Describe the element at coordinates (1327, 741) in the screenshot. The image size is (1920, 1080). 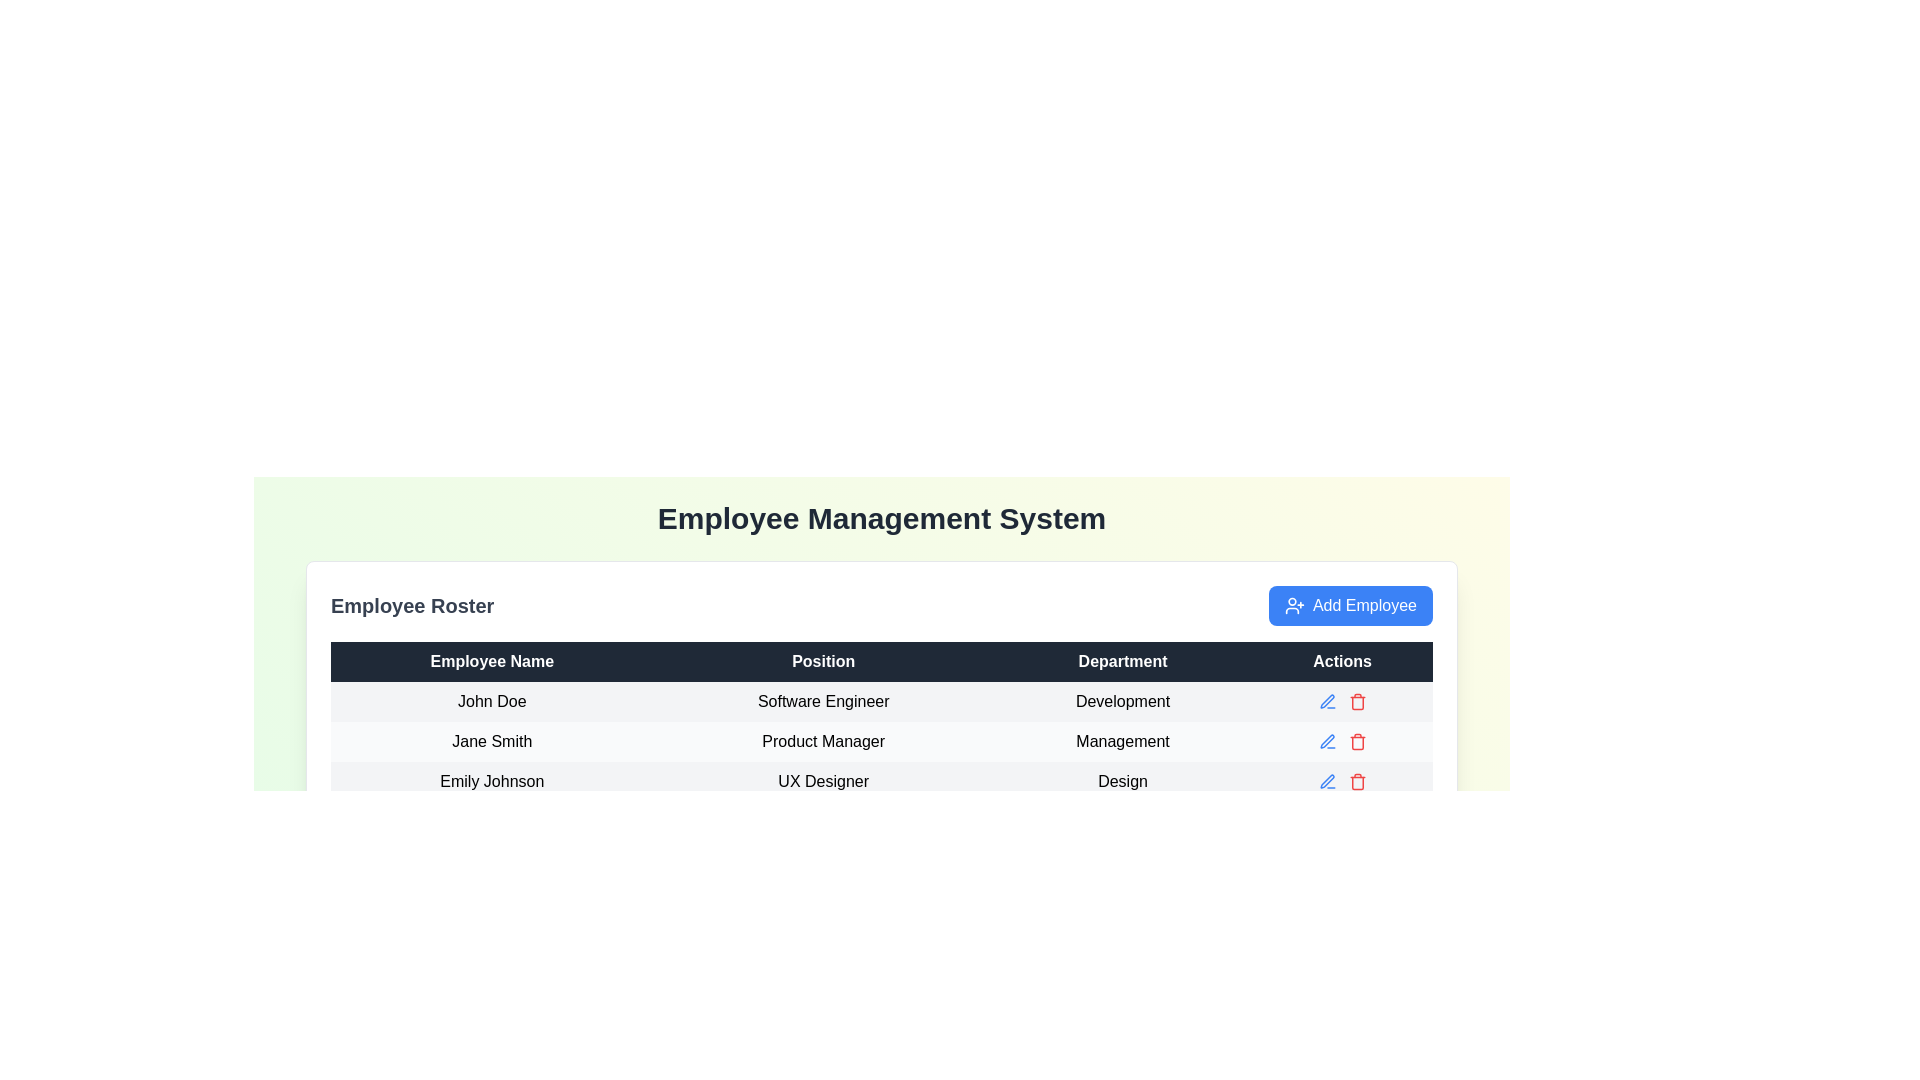
I see `the second graphic icon (SVG component) used for edit actions, located in the 'Actions' column next to the 'Management' entry row` at that location.